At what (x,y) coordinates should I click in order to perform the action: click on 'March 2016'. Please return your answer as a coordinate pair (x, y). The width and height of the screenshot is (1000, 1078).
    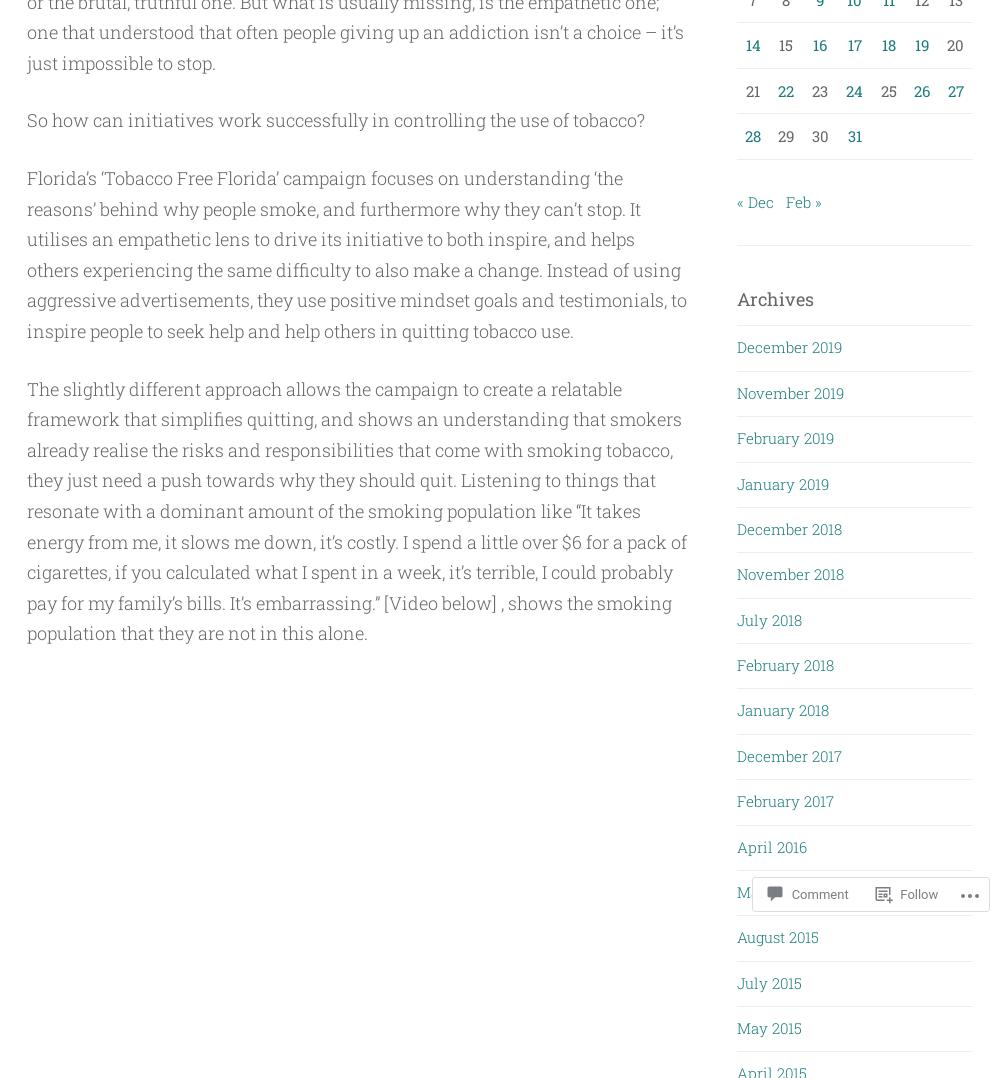
    Looking at the image, I should click on (775, 890).